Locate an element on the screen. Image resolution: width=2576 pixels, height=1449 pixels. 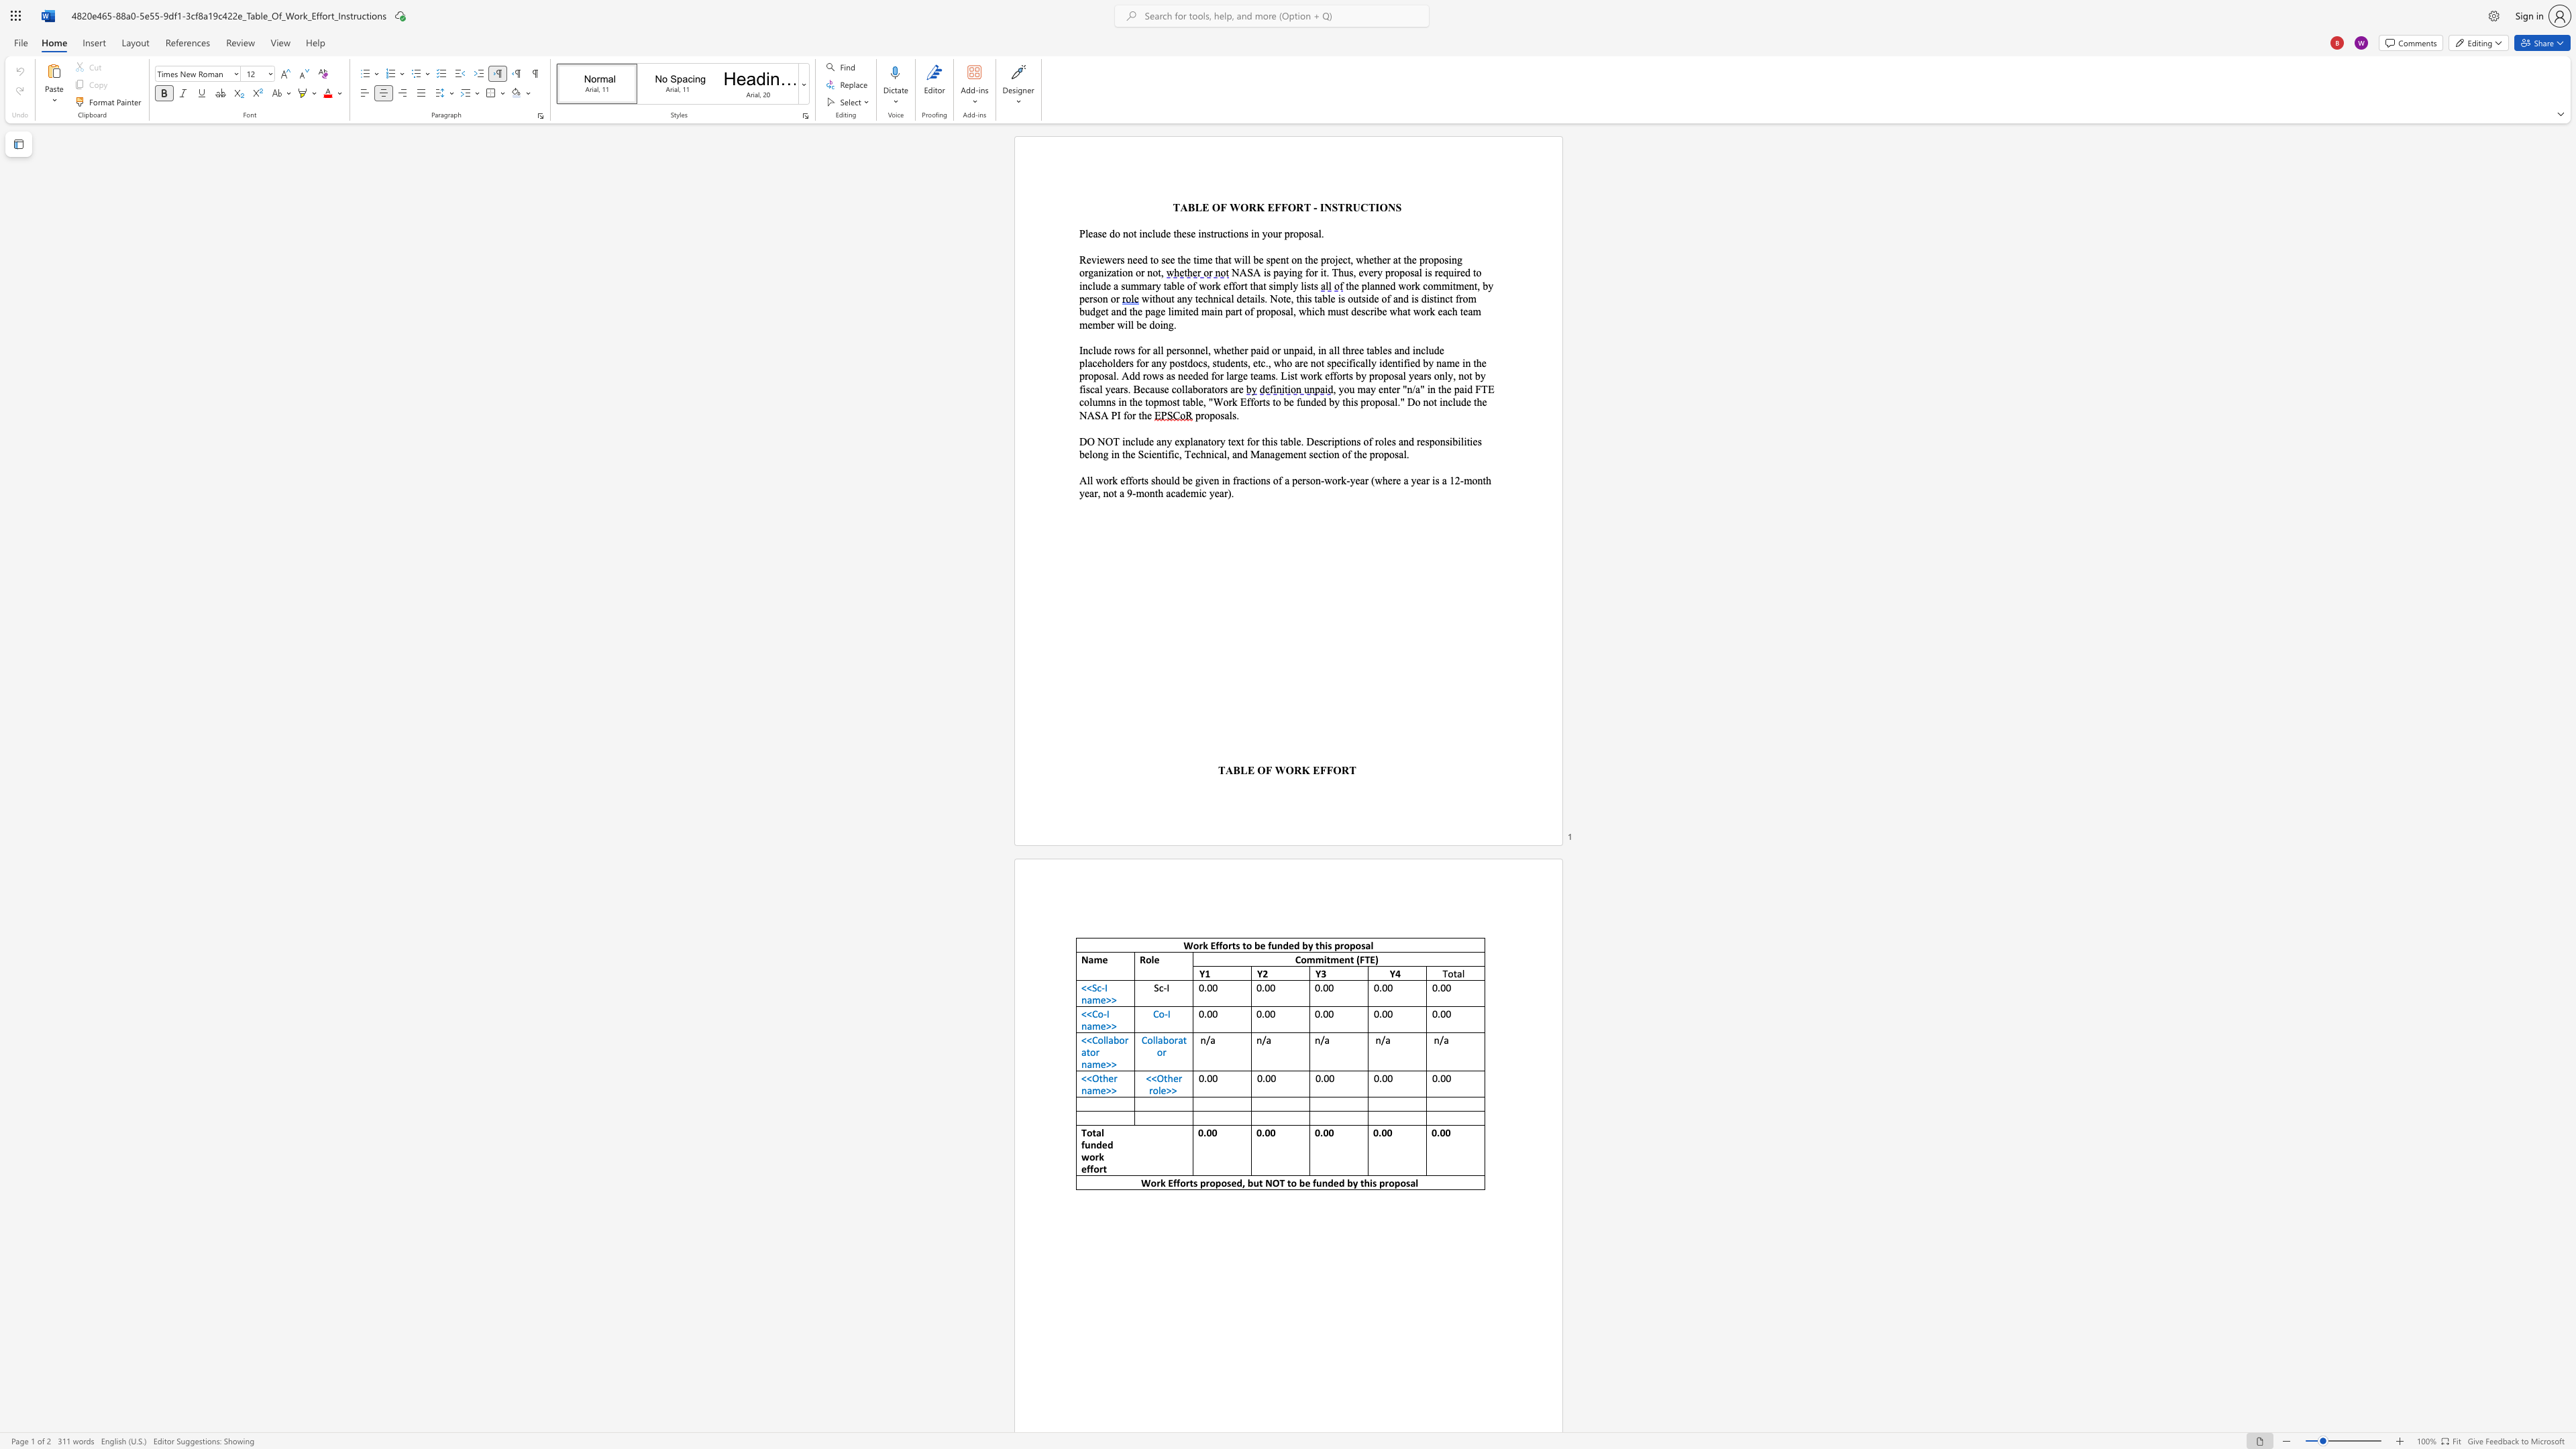
the subset text "als." within the text "proposals." is located at coordinates (1224, 414).